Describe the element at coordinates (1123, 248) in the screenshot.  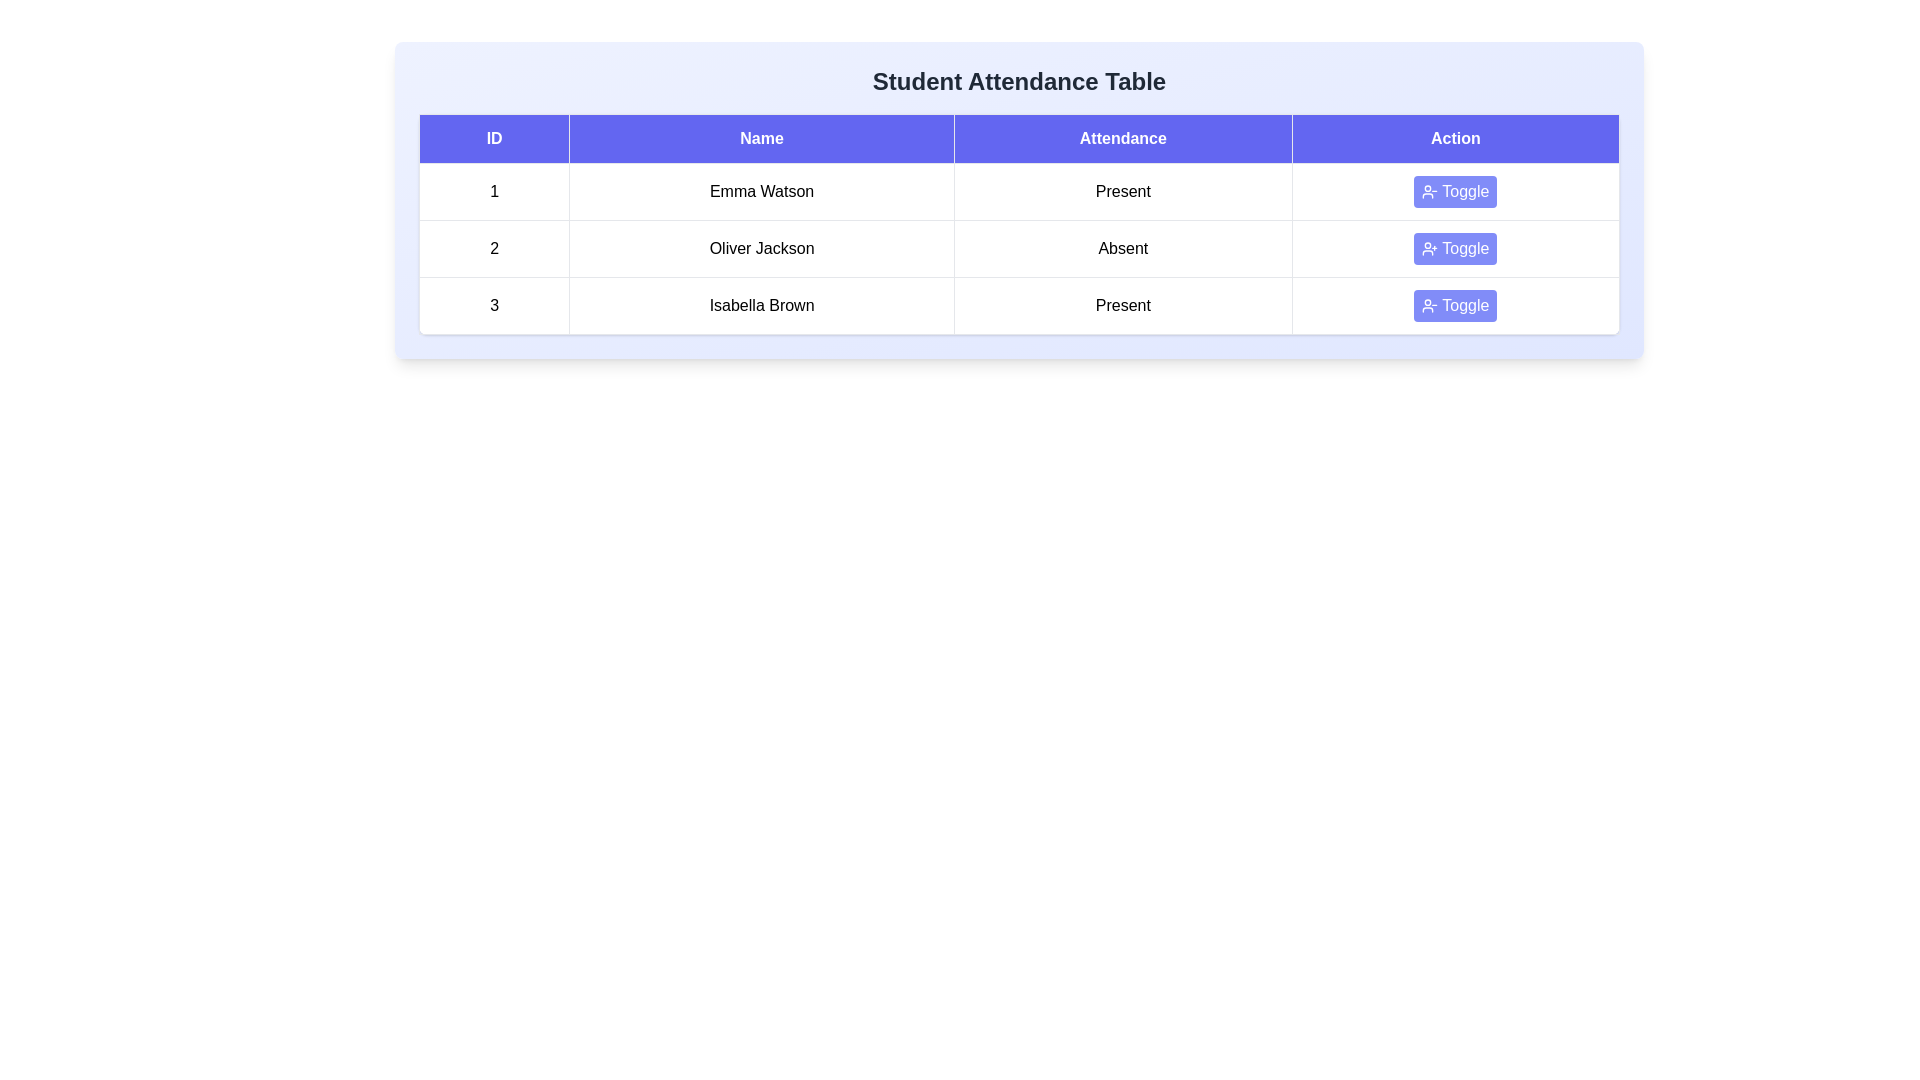
I see `text from the bold black text label that says 'Absent', located in the third column of the attendance table for Oliver Jackson` at that location.